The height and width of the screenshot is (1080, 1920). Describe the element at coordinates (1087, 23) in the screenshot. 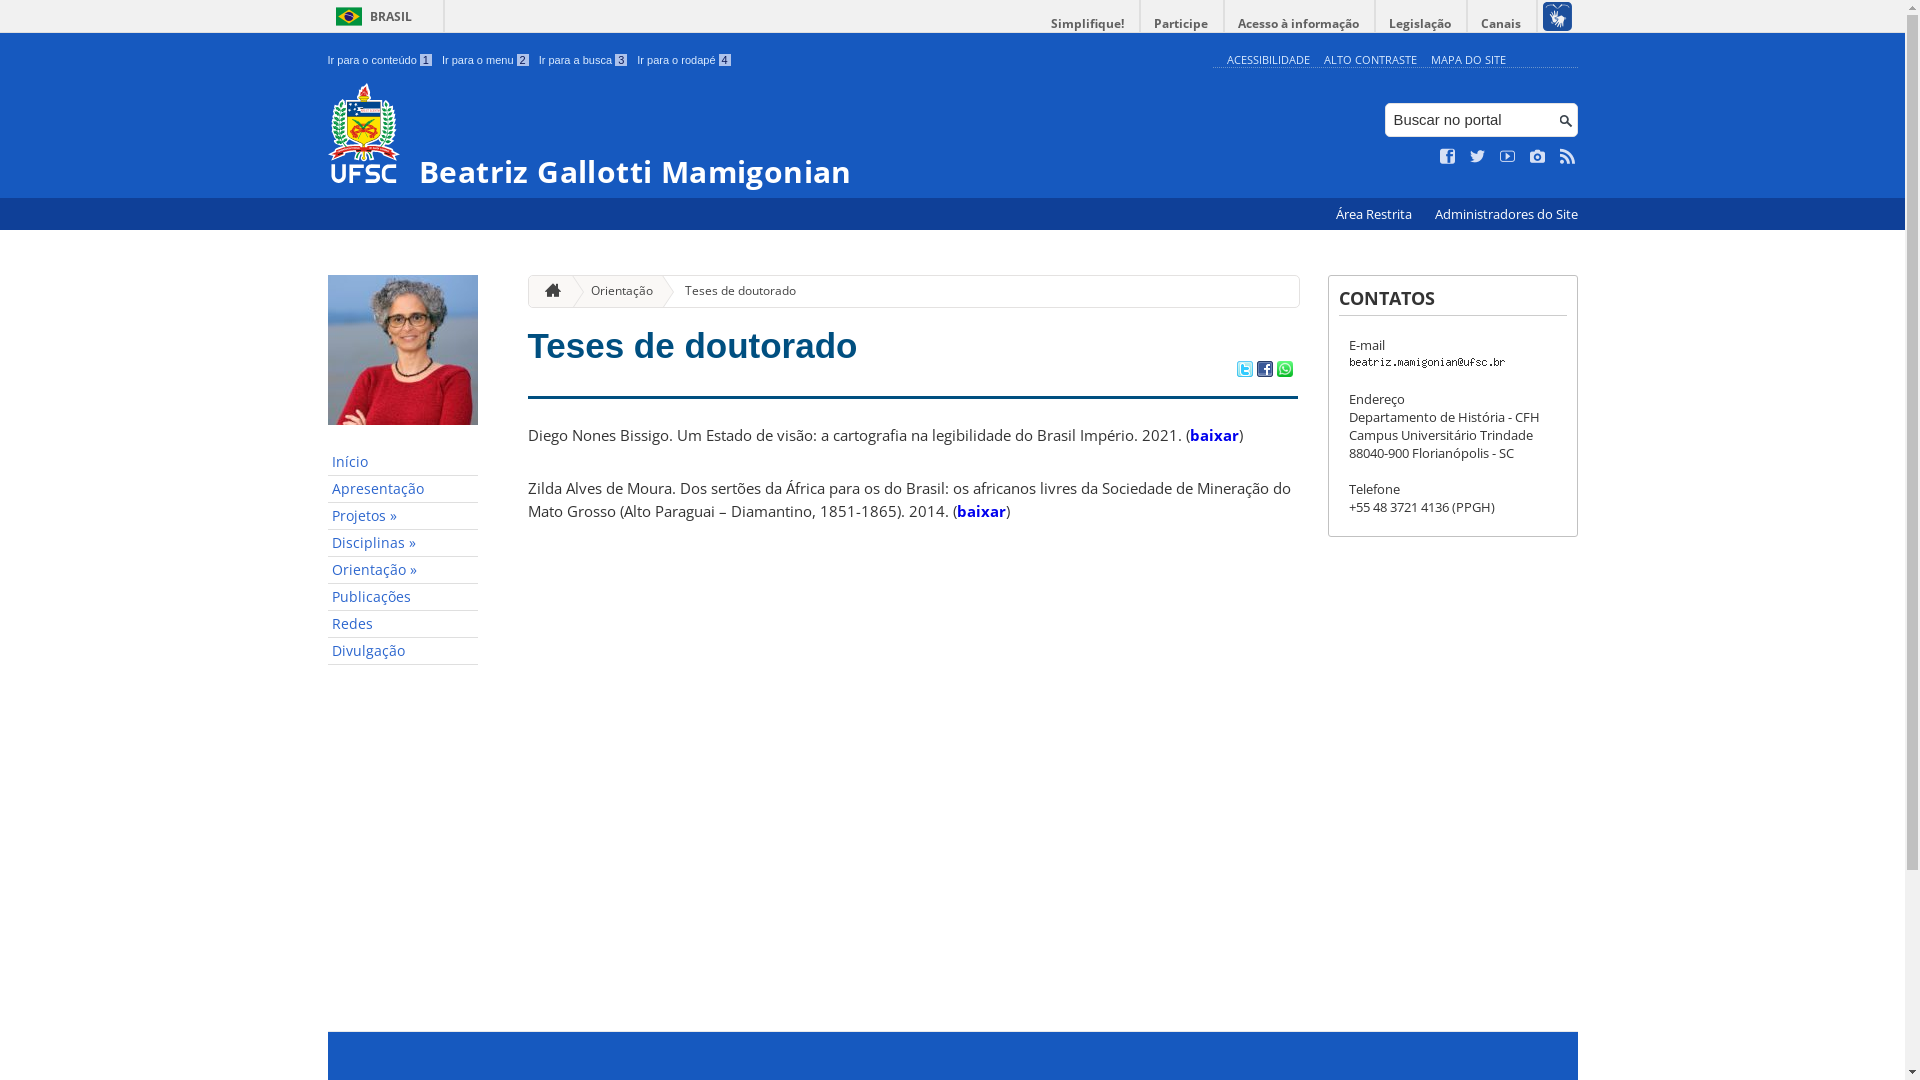

I see `'Simplifique!'` at that location.